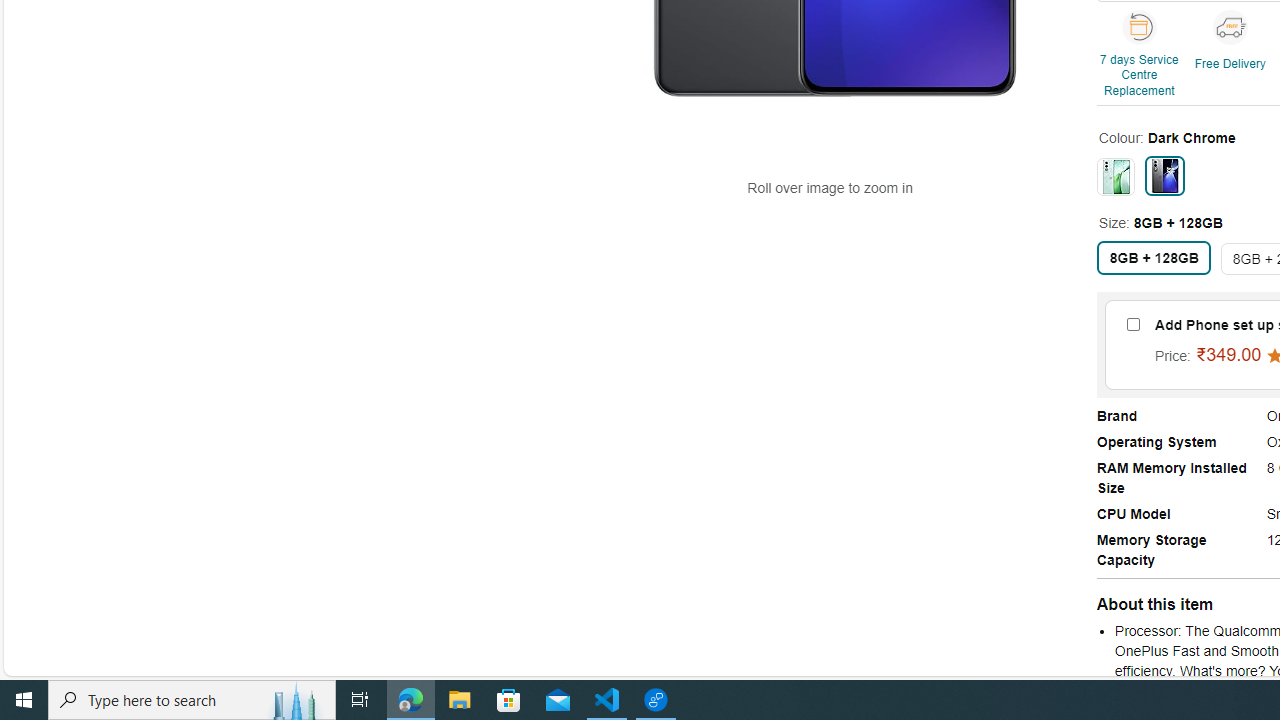 The width and height of the screenshot is (1280, 720). What do you see at coordinates (1133, 323) in the screenshot?
I see `'AutomationID: ppdb-add-service-checkbox'` at bounding box center [1133, 323].